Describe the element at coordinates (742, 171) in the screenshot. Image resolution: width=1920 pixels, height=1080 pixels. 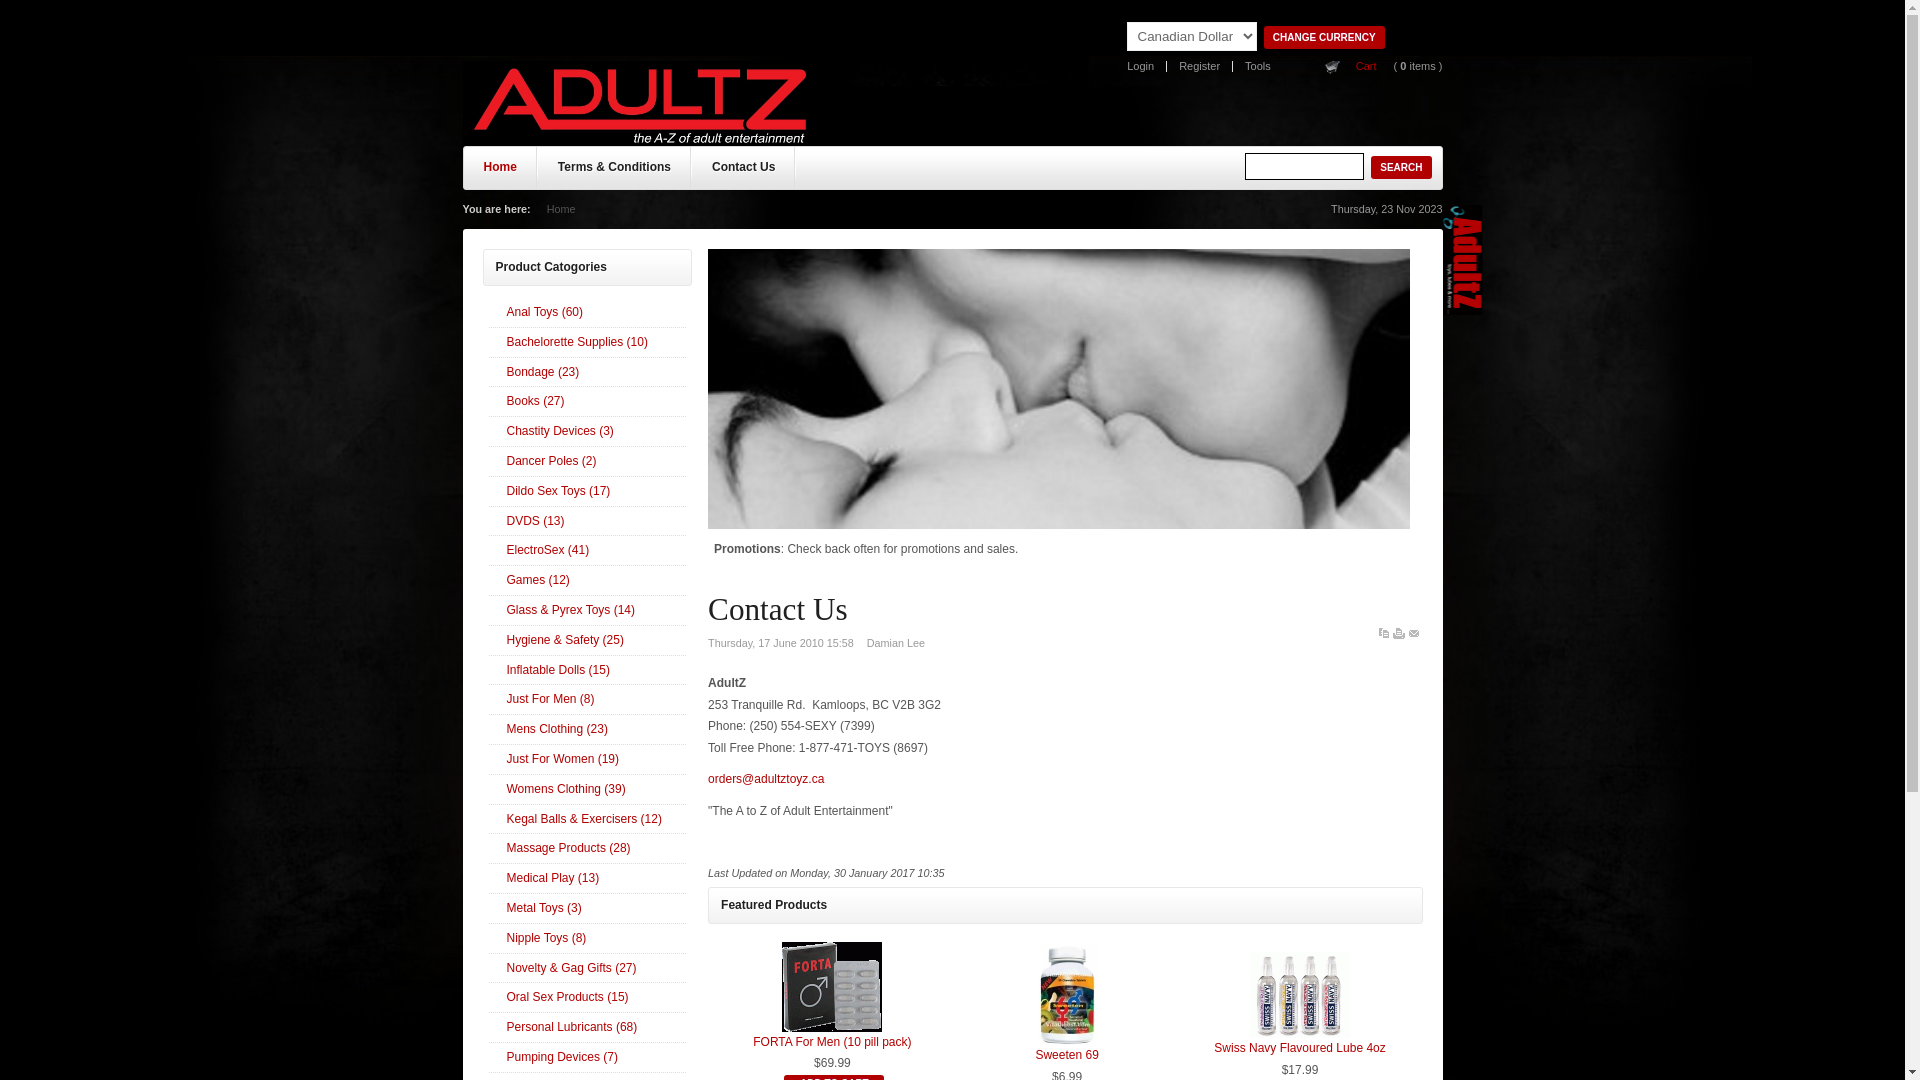
I see `'Contact Us'` at that location.